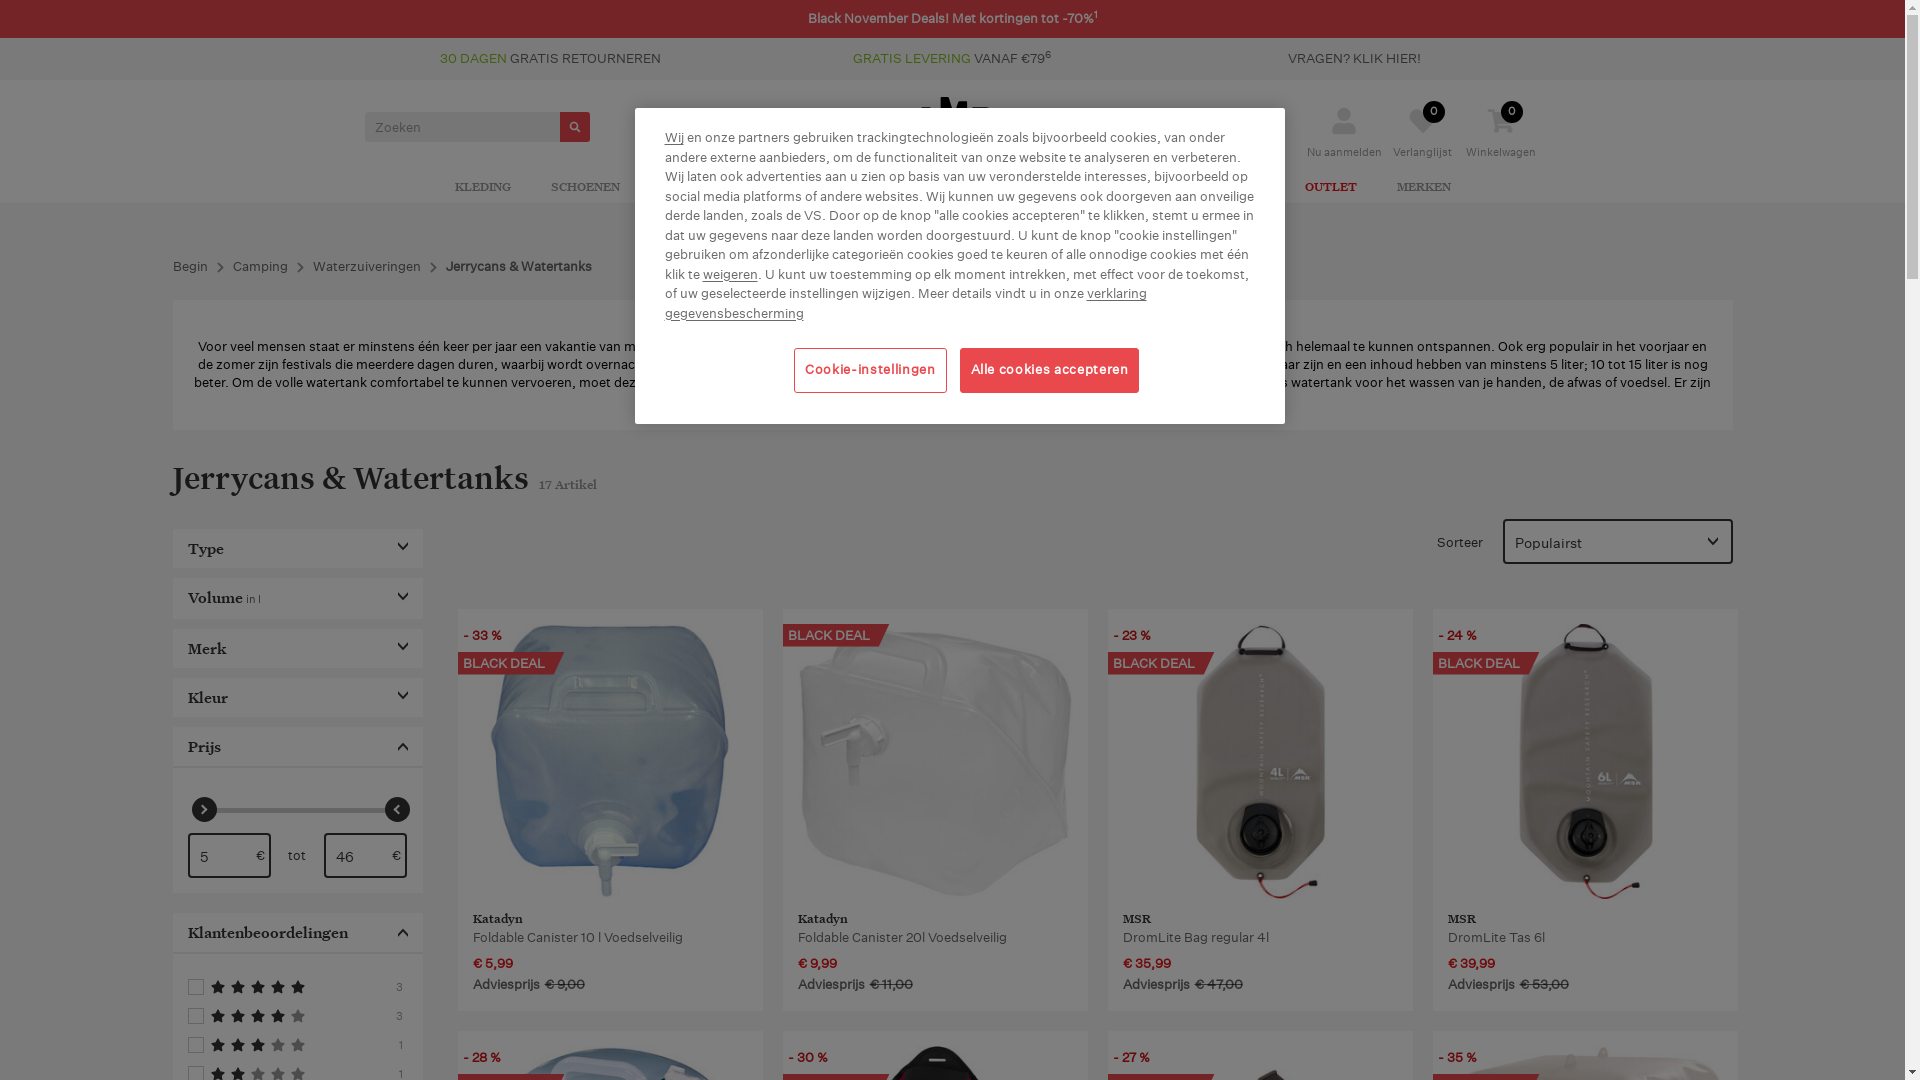 The height and width of the screenshot is (1080, 1920). Describe the element at coordinates (608, 761) in the screenshot. I see `'Katadyn Foldable Canister 10 l Voedselveilig '` at that location.